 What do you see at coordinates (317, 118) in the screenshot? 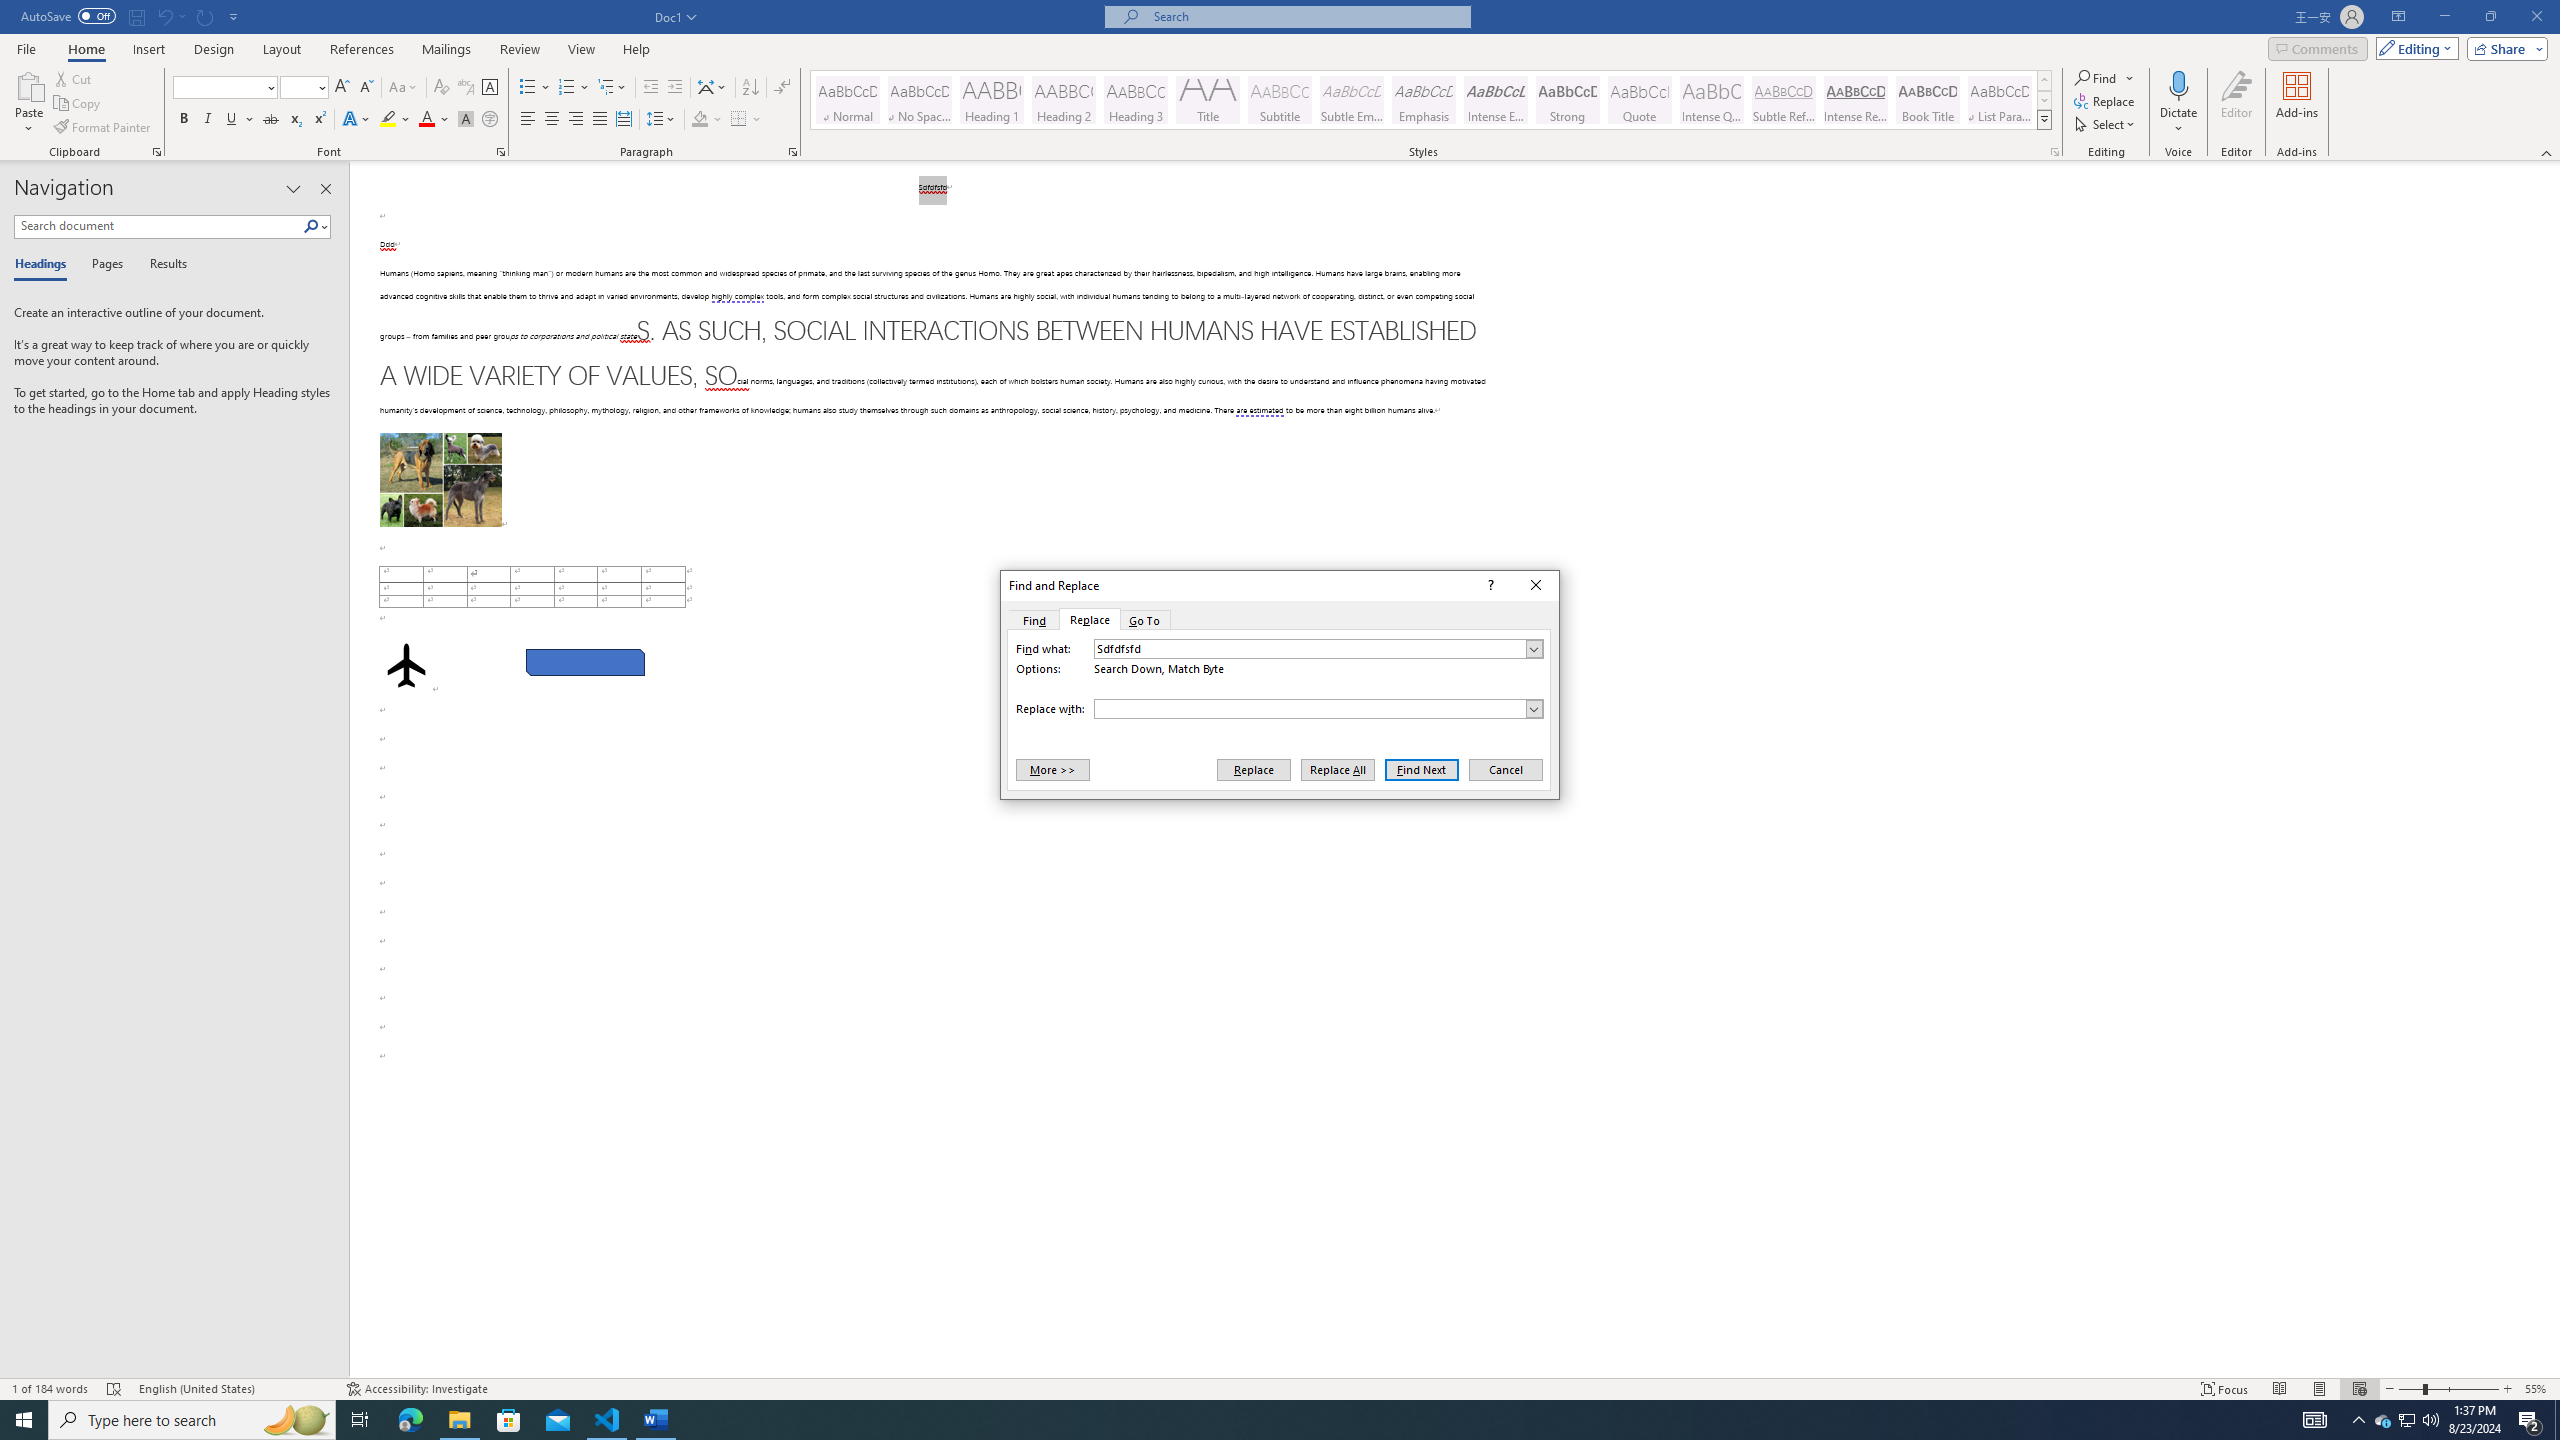
I see `'Superscript'` at bounding box center [317, 118].